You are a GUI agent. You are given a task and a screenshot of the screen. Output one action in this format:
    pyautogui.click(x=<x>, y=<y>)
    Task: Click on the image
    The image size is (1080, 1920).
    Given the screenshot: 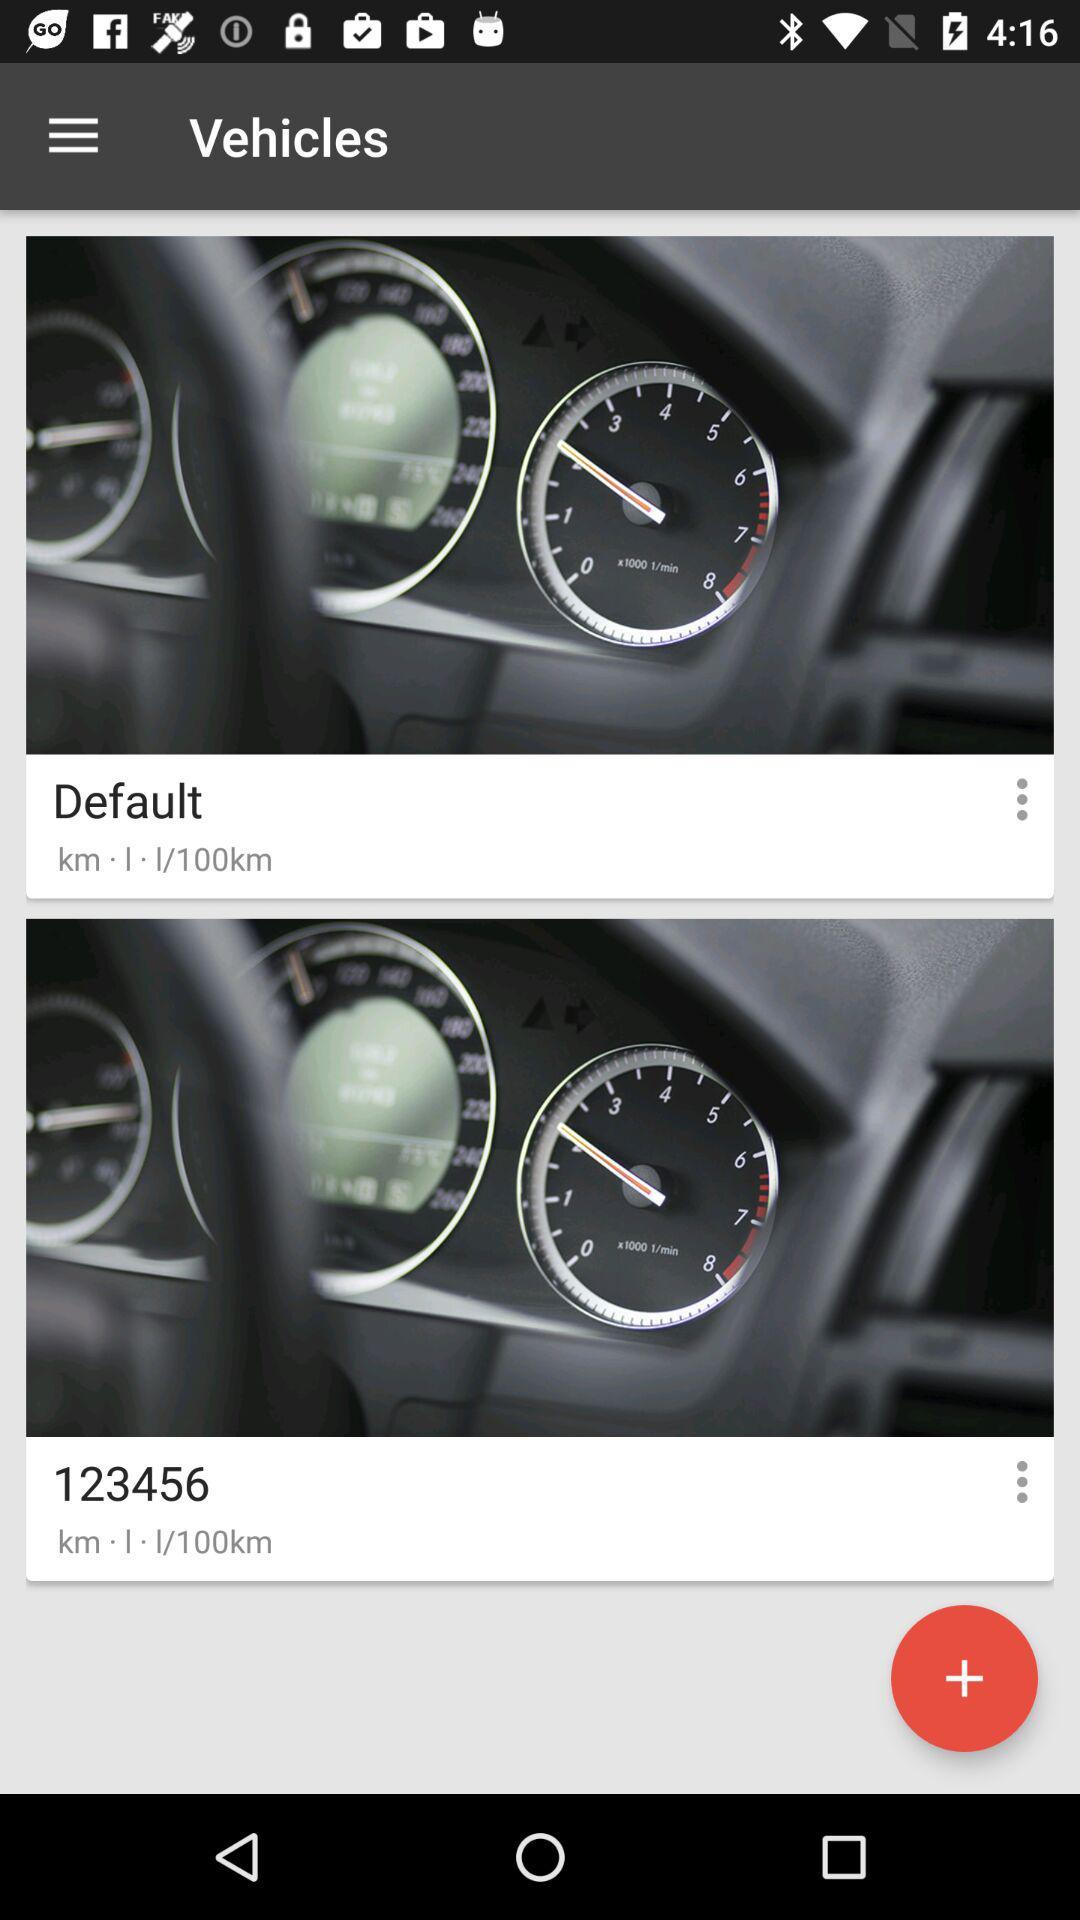 What is the action you would take?
    pyautogui.click(x=963, y=1678)
    